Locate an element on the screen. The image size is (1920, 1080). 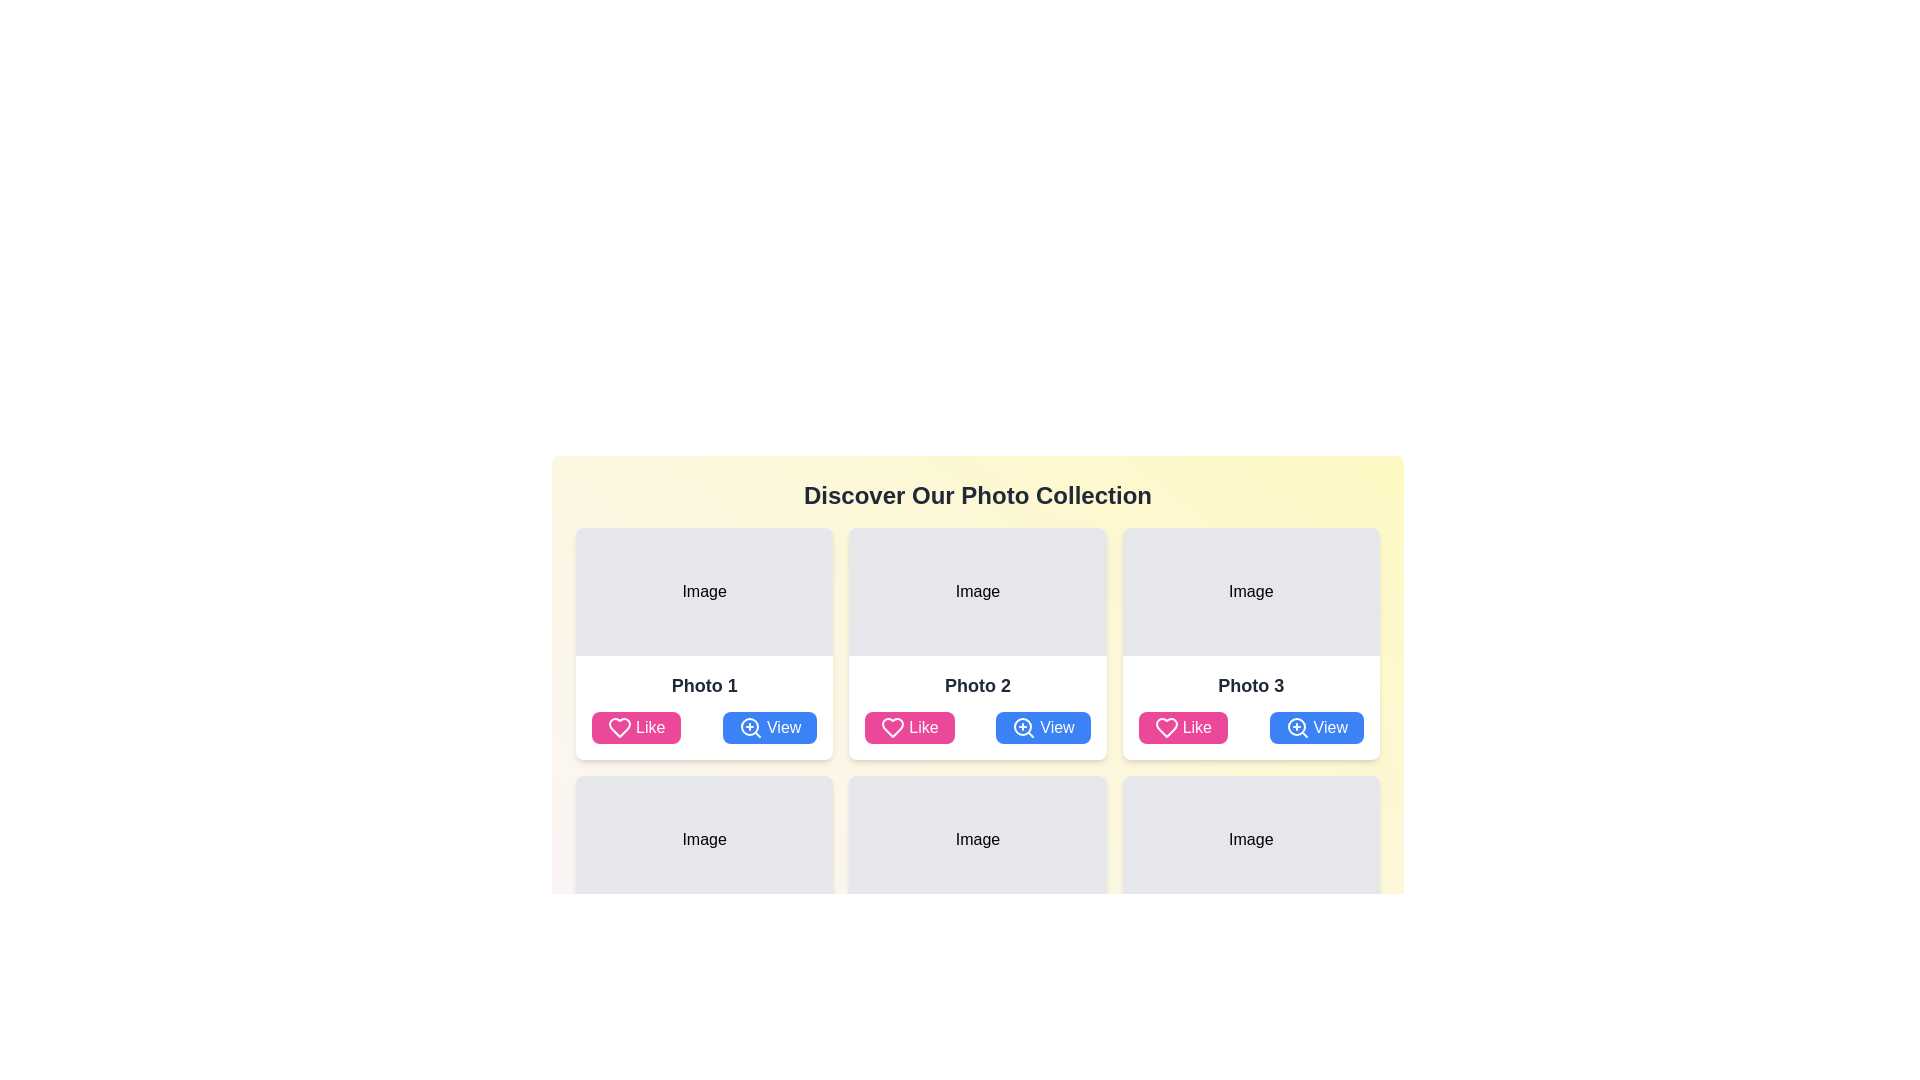
the 'Like' icon located inside the pink 'Like' button, which is positioned in the second column of the top row under the 'Discover Our Photo Collection' heading is located at coordinates (618, 728).